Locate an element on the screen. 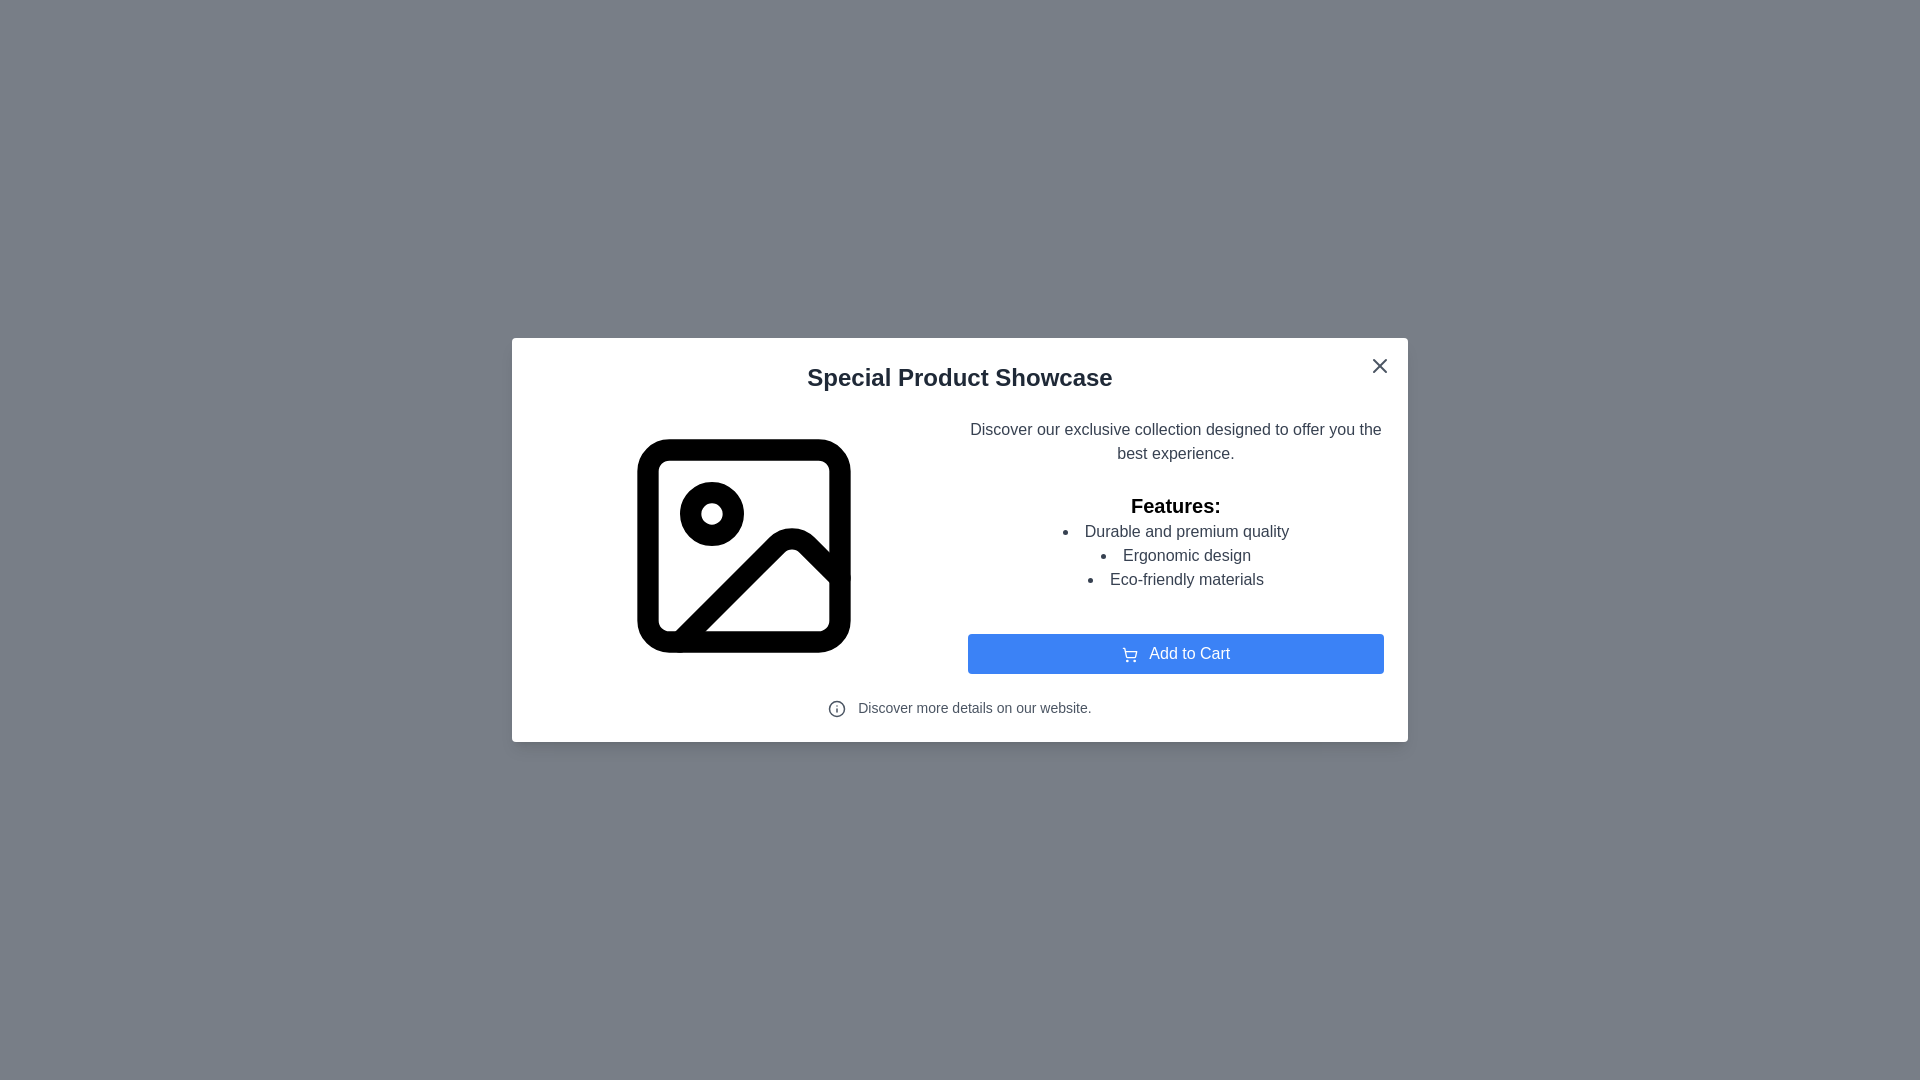  the static label with the text 'Special Product Showcase', which is styled in bold and centrally aligned below the close button icon is located at coordinates (960, 377).